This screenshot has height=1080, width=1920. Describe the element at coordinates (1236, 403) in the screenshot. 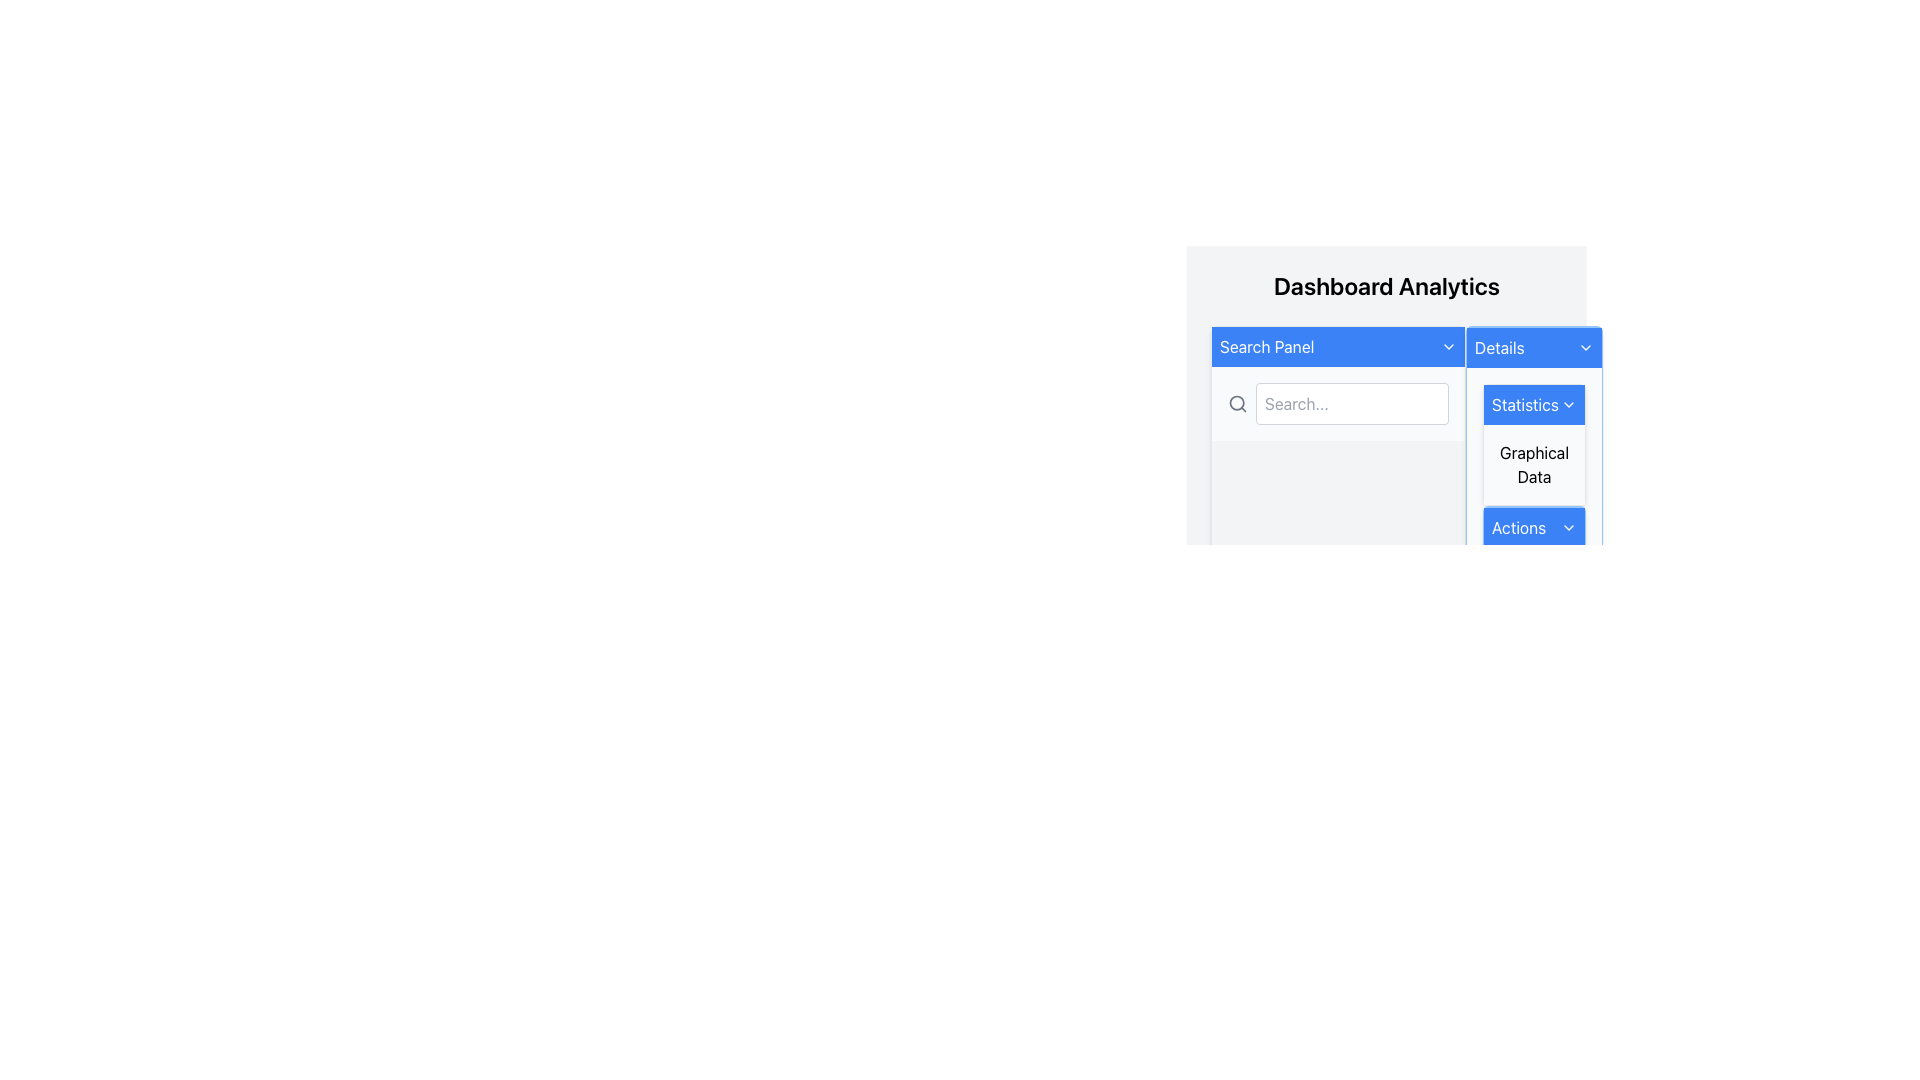

I see `the circular lens part of the magnifying glass icon, which is a decorative component indicating search functionality in the 'Search Panel' section under 'Dashboard Analytics'` at that location.